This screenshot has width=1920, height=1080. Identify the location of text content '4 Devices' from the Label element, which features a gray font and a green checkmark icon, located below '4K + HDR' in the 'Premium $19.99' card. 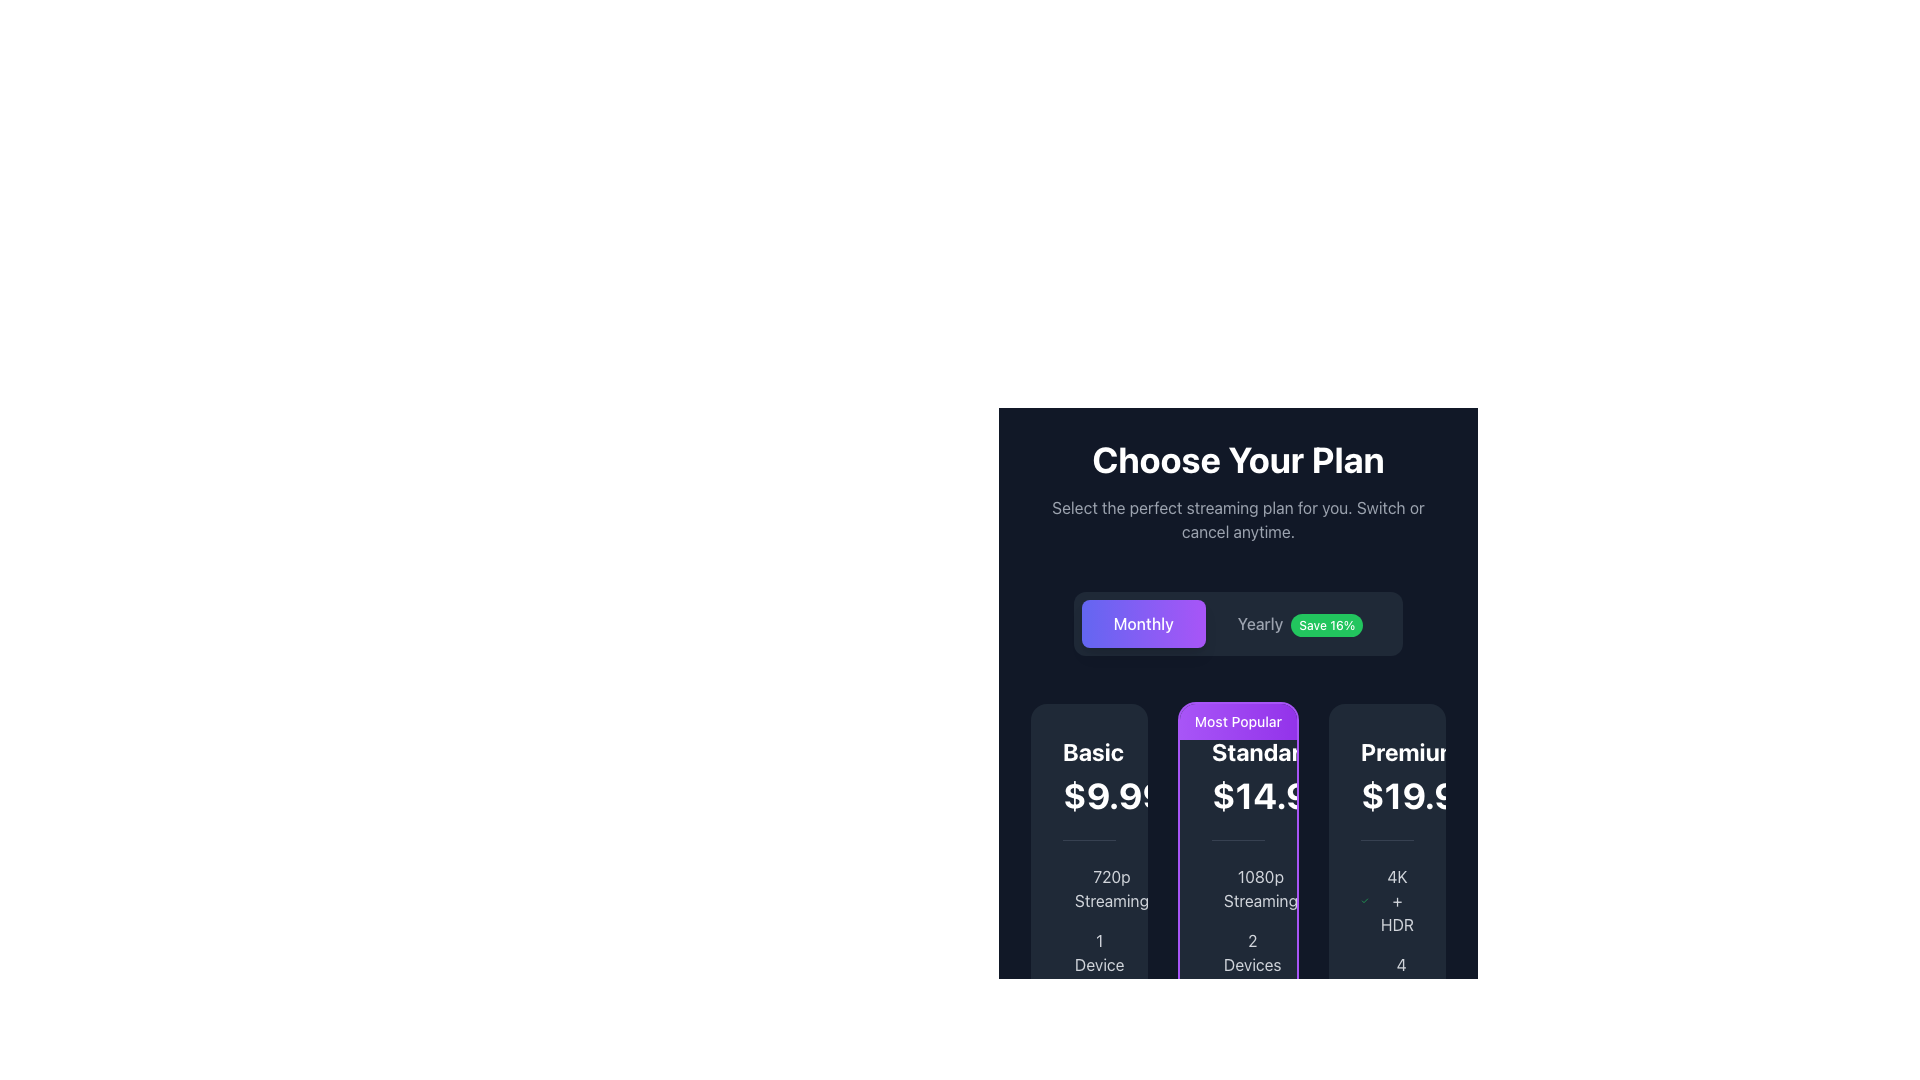
(1386, 975).